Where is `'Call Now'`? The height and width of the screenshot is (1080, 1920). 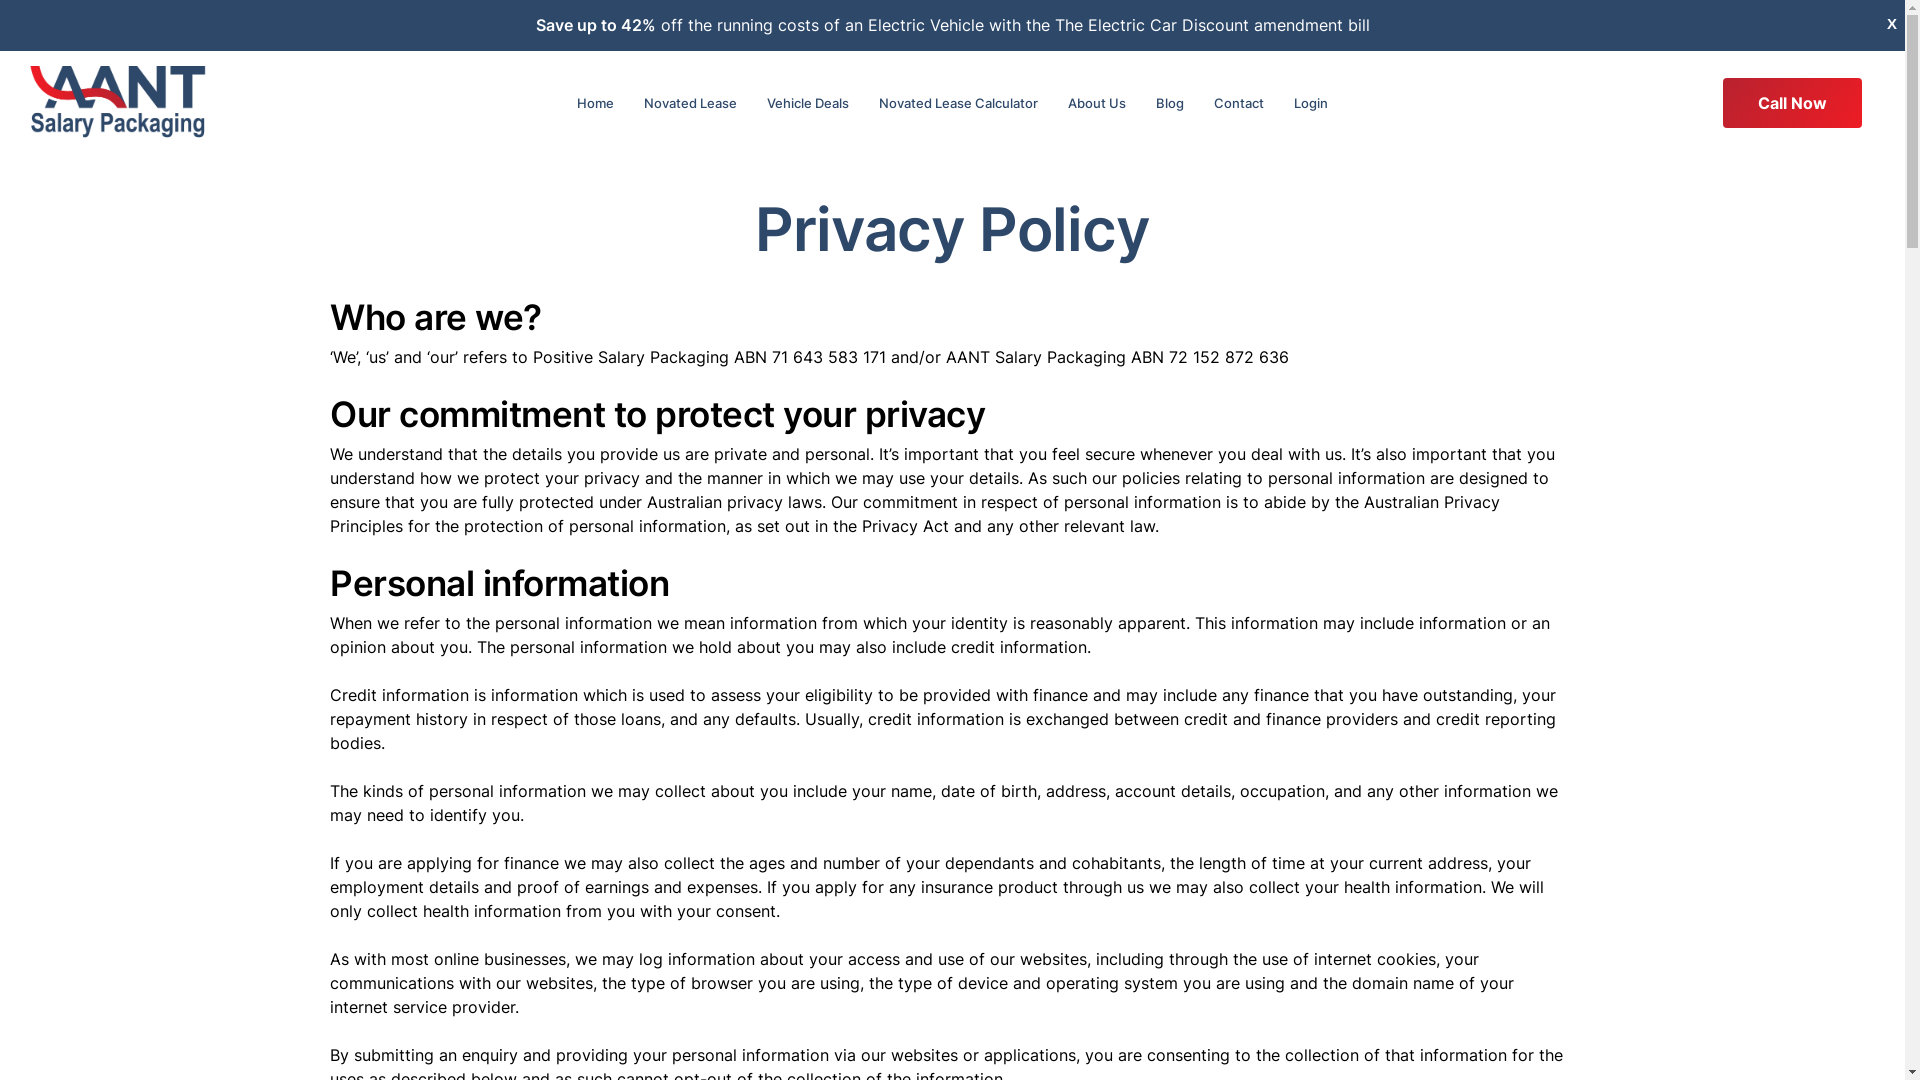
'Call Now' is located at coordinates (1792, 103).